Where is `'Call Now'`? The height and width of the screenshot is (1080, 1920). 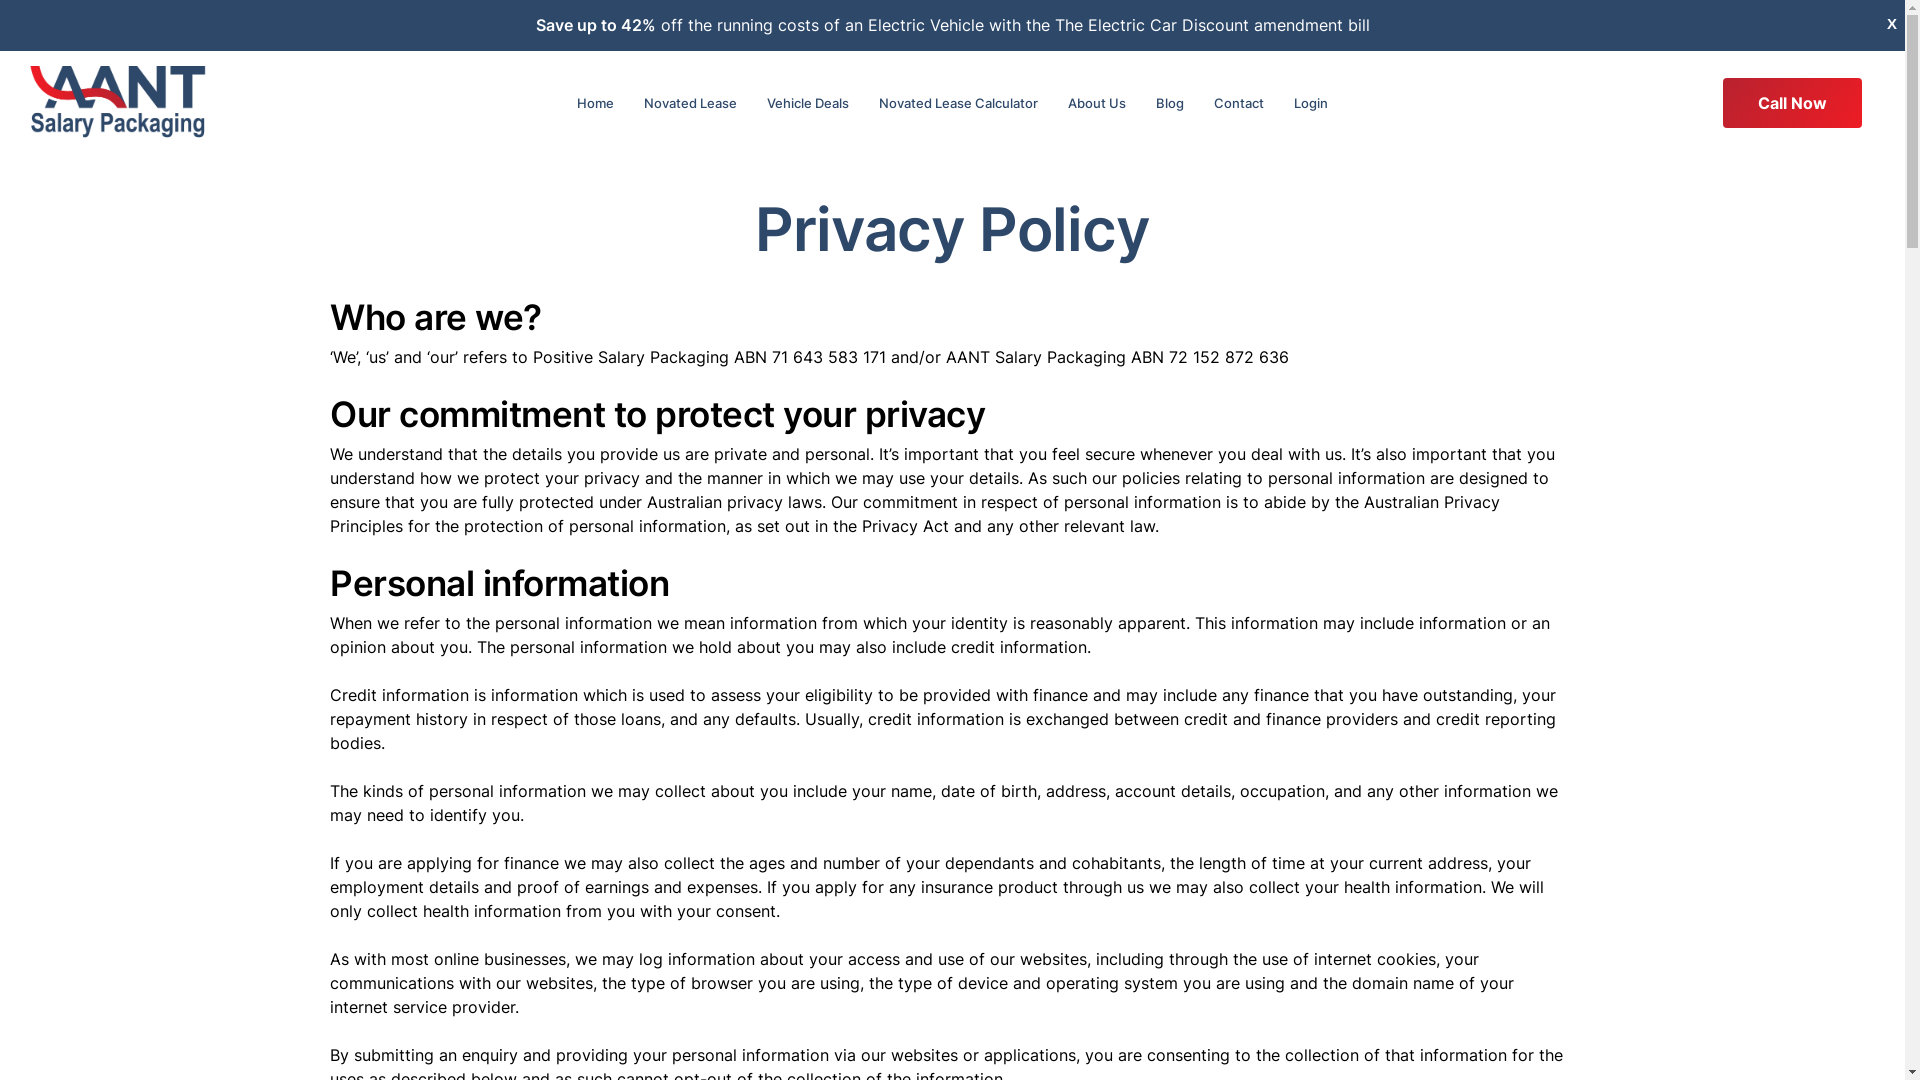
'Call Now' is located at coordinates (1792, 103).